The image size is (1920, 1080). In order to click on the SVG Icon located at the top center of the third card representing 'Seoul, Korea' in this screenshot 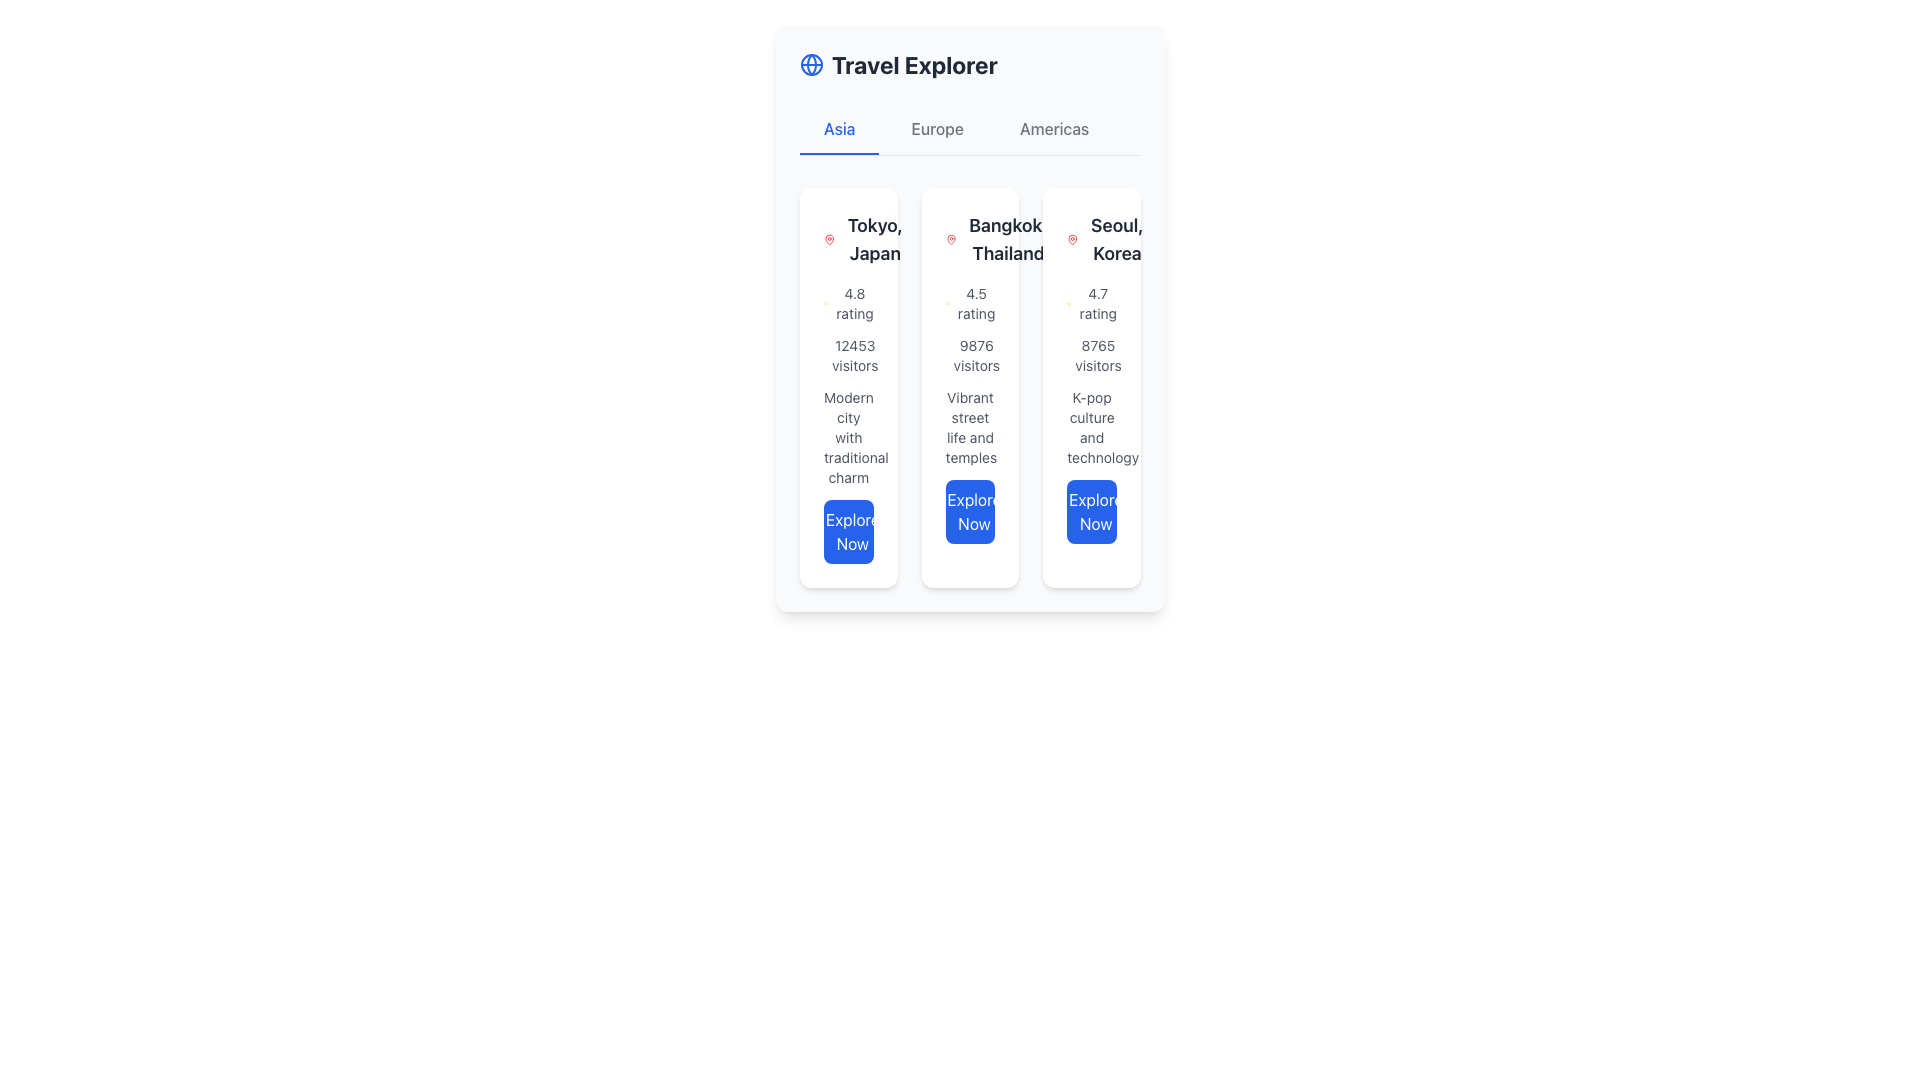, I will do `click(1063, 240)`.